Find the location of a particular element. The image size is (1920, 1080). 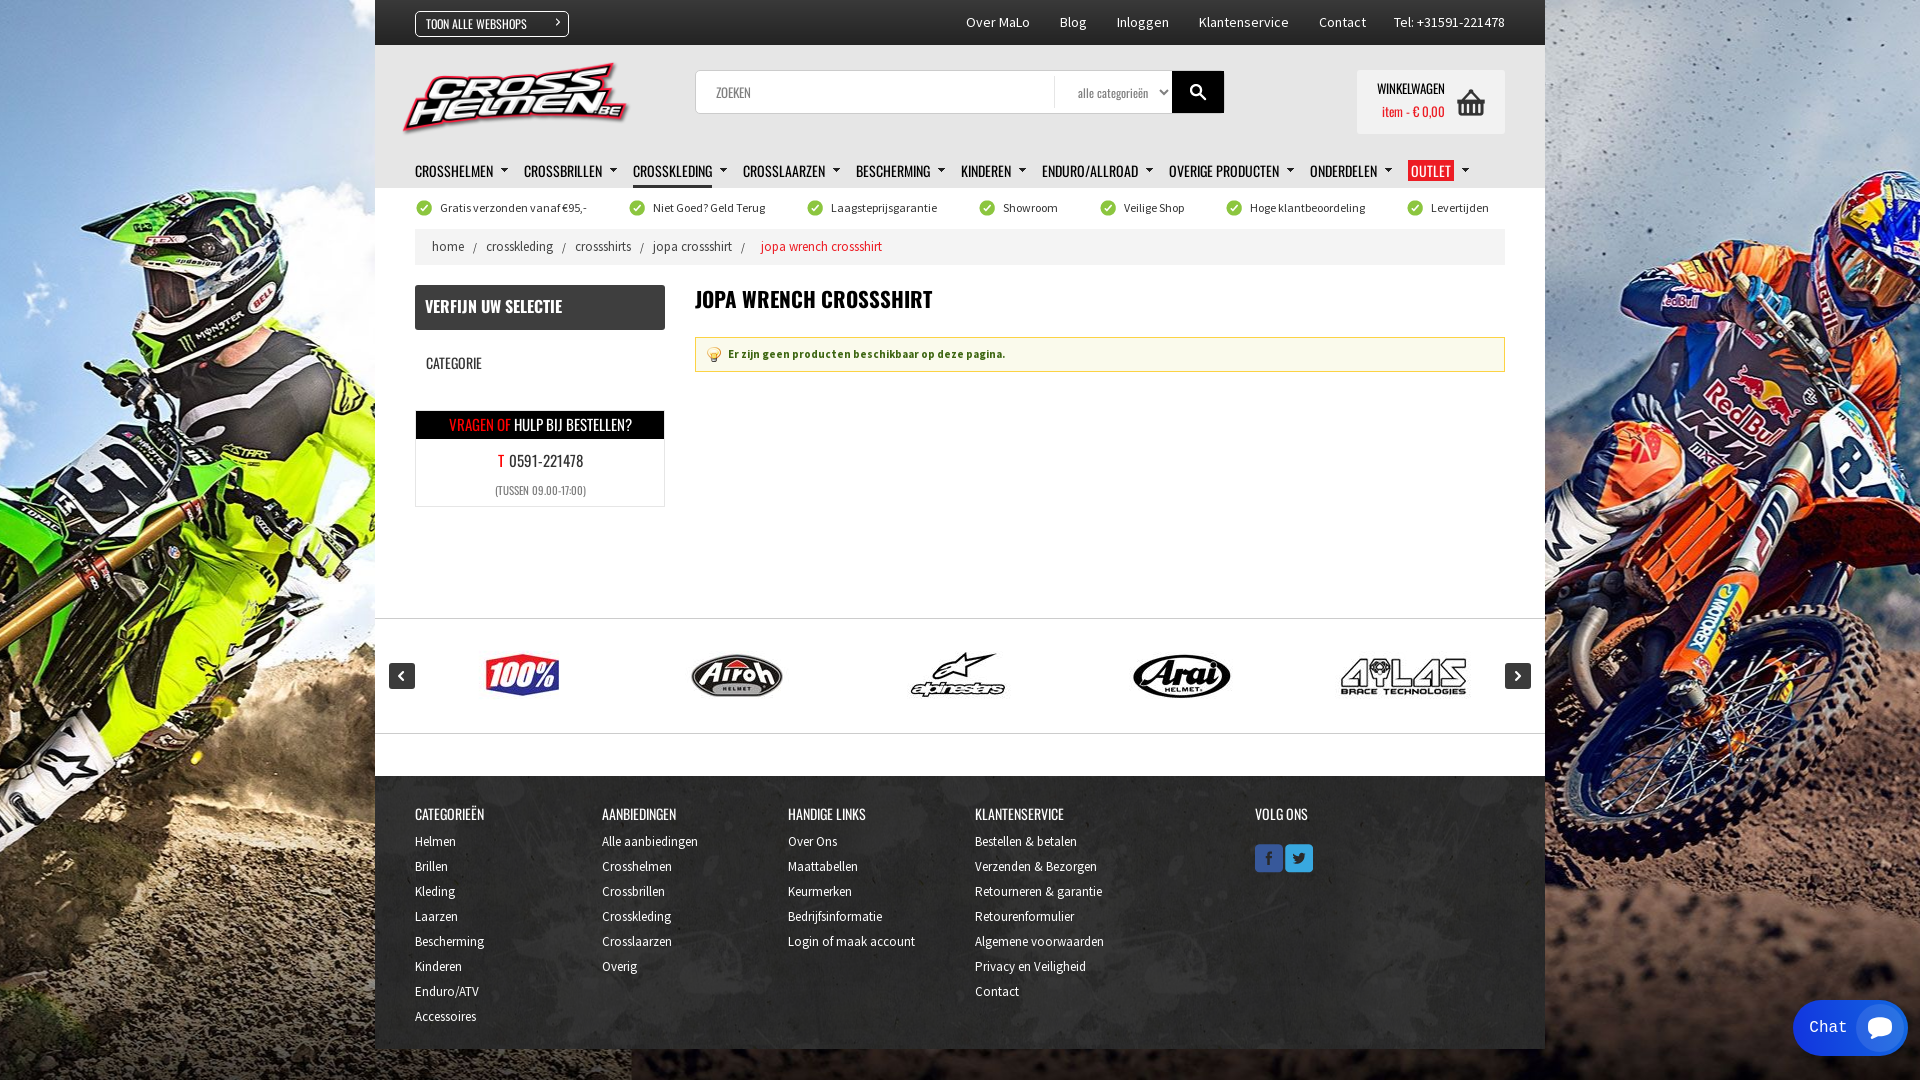

'WINKELWAGEN' is located at coordinates (1429, 91).